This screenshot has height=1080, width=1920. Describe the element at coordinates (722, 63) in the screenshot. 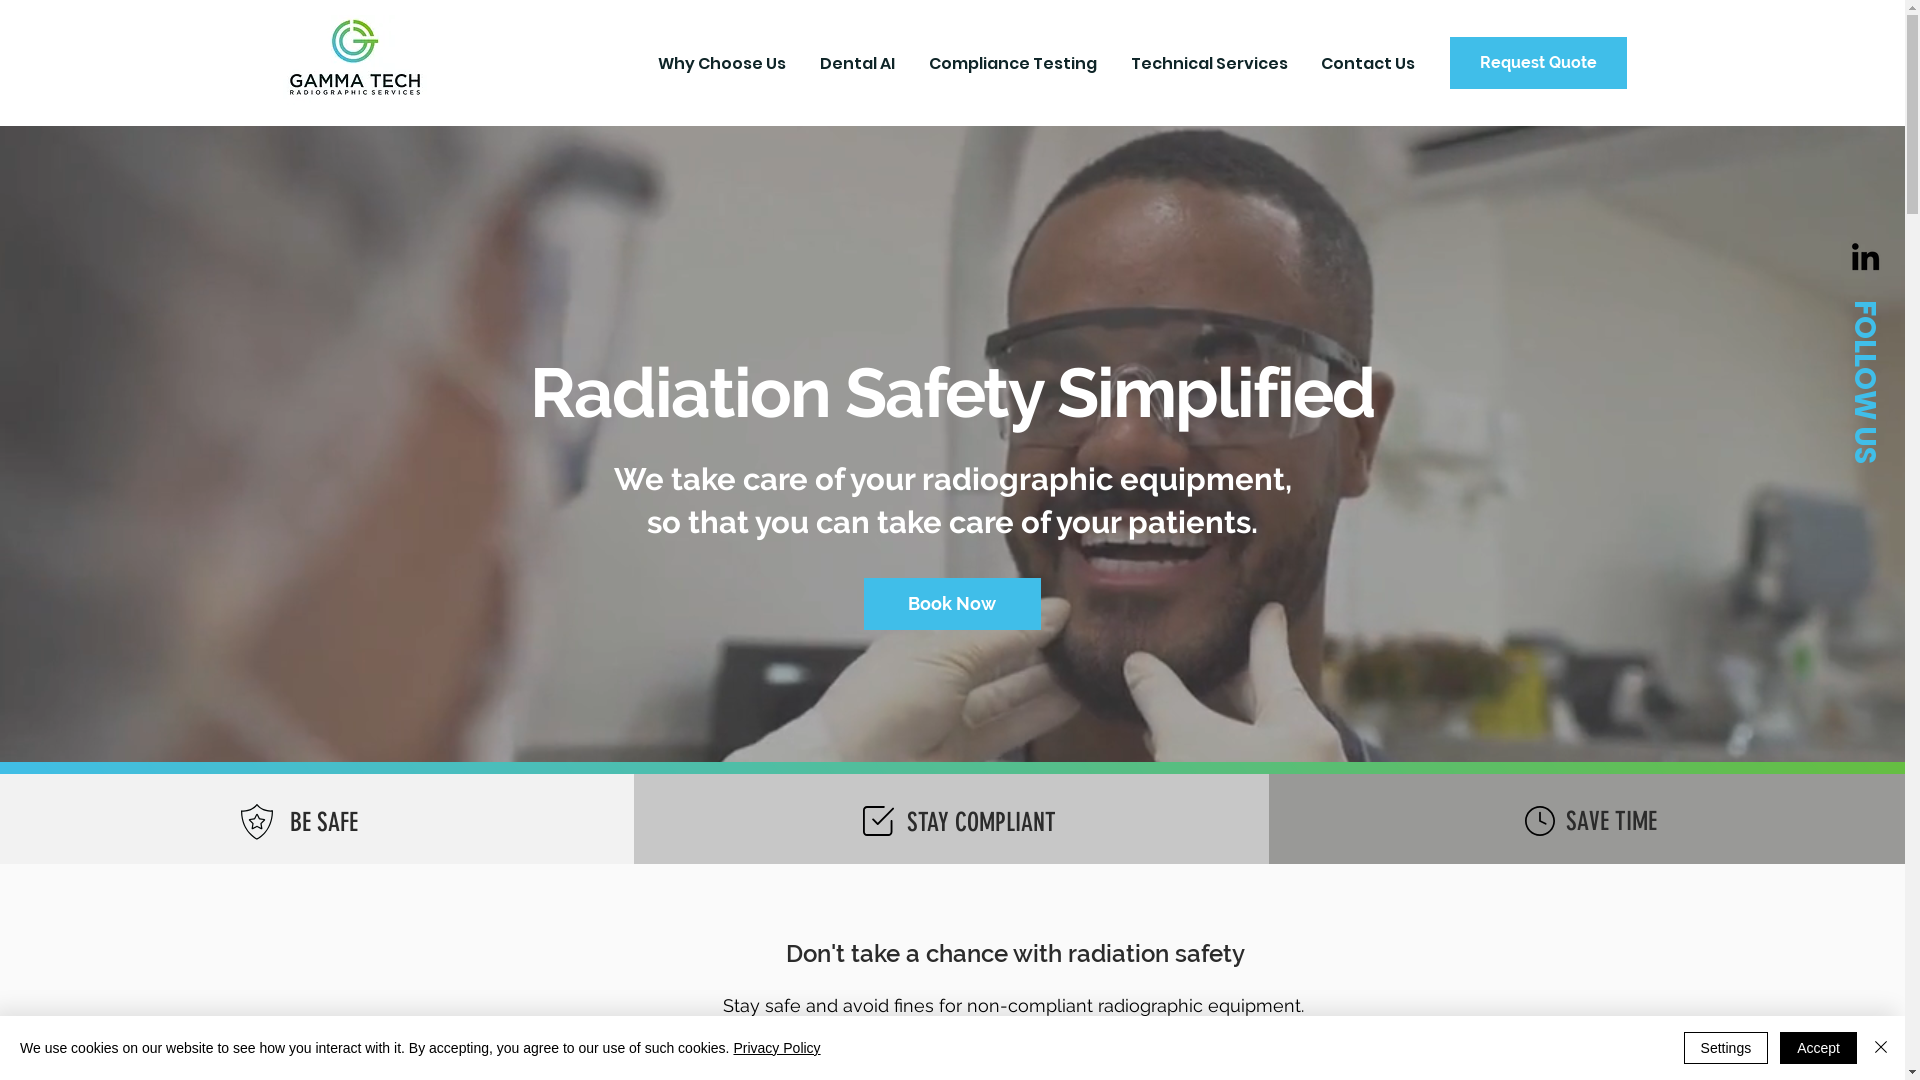

I see `'Why Choose Us'` at that location.